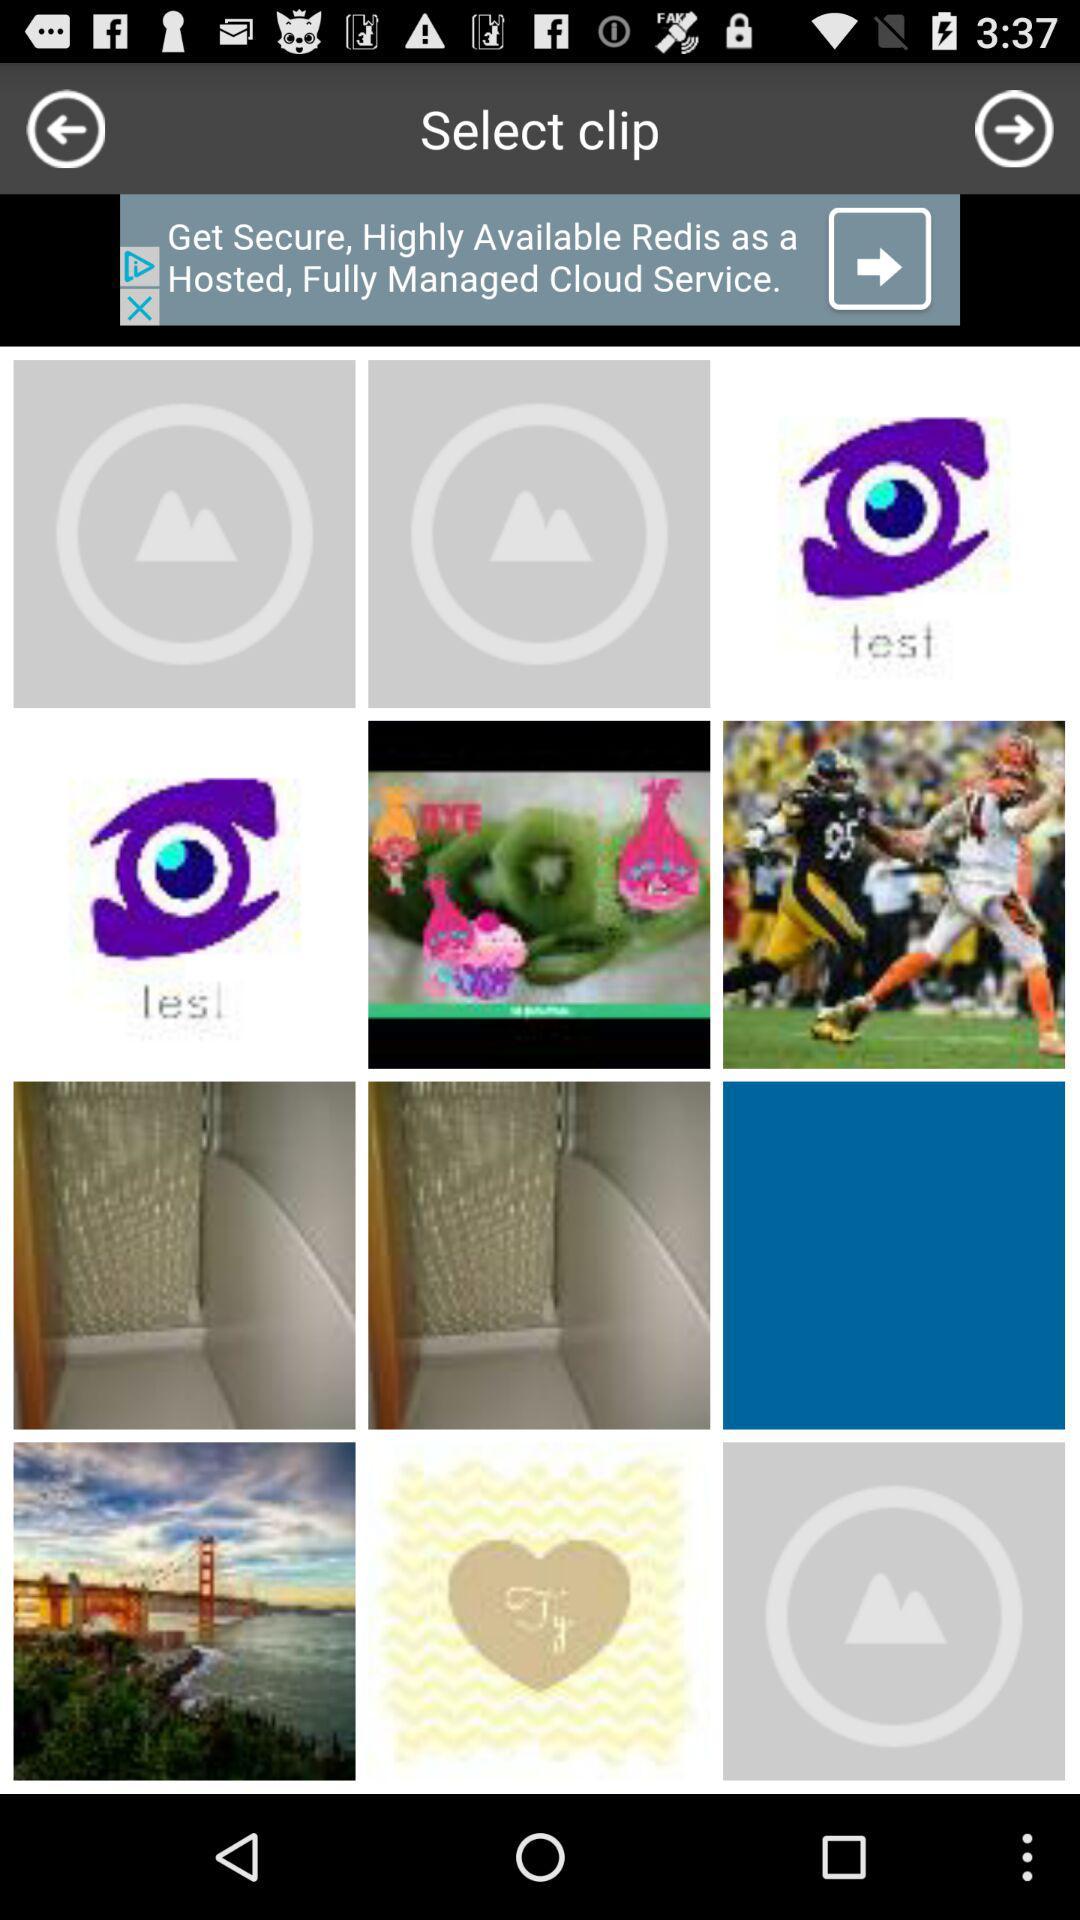 The height and width of the screenshot is (1920, 1080). I want to click on the arrow_forward icon, so click(1014, 136).